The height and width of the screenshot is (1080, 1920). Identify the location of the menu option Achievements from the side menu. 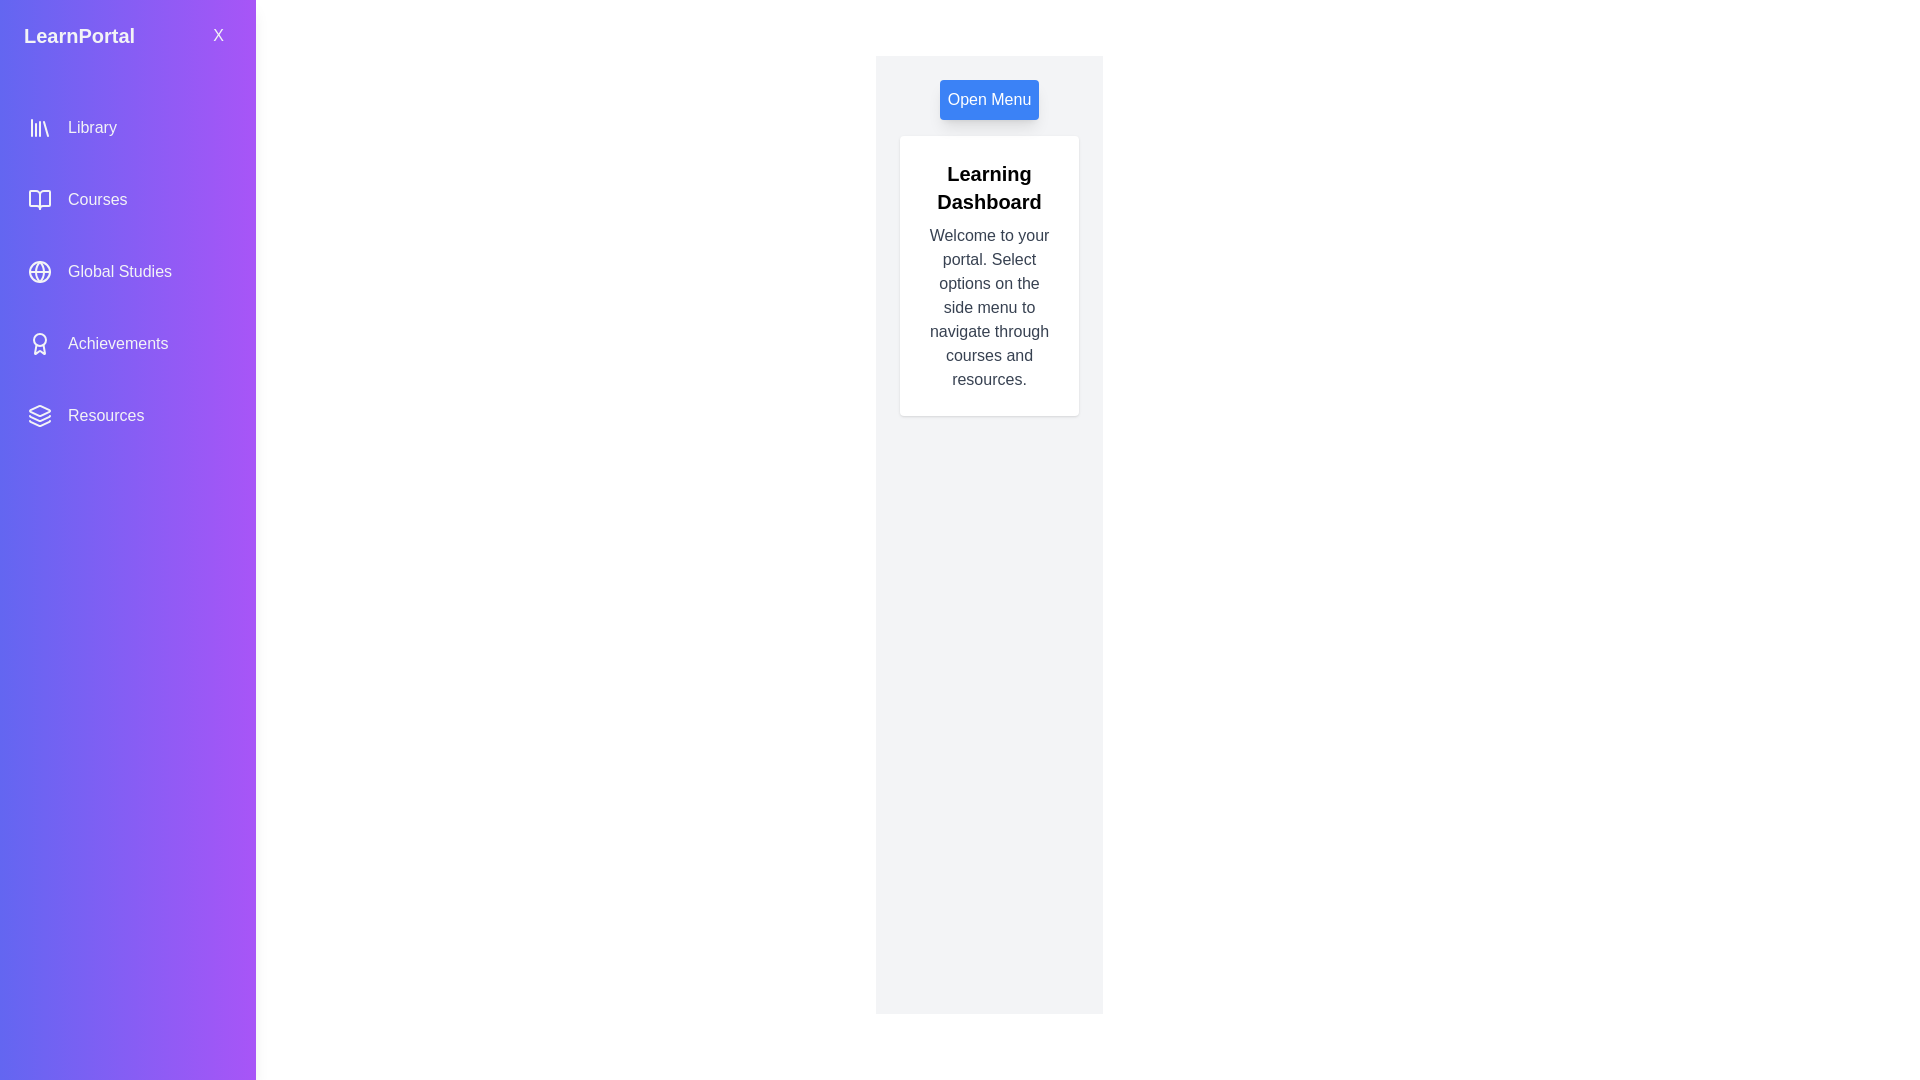
(127, 342).